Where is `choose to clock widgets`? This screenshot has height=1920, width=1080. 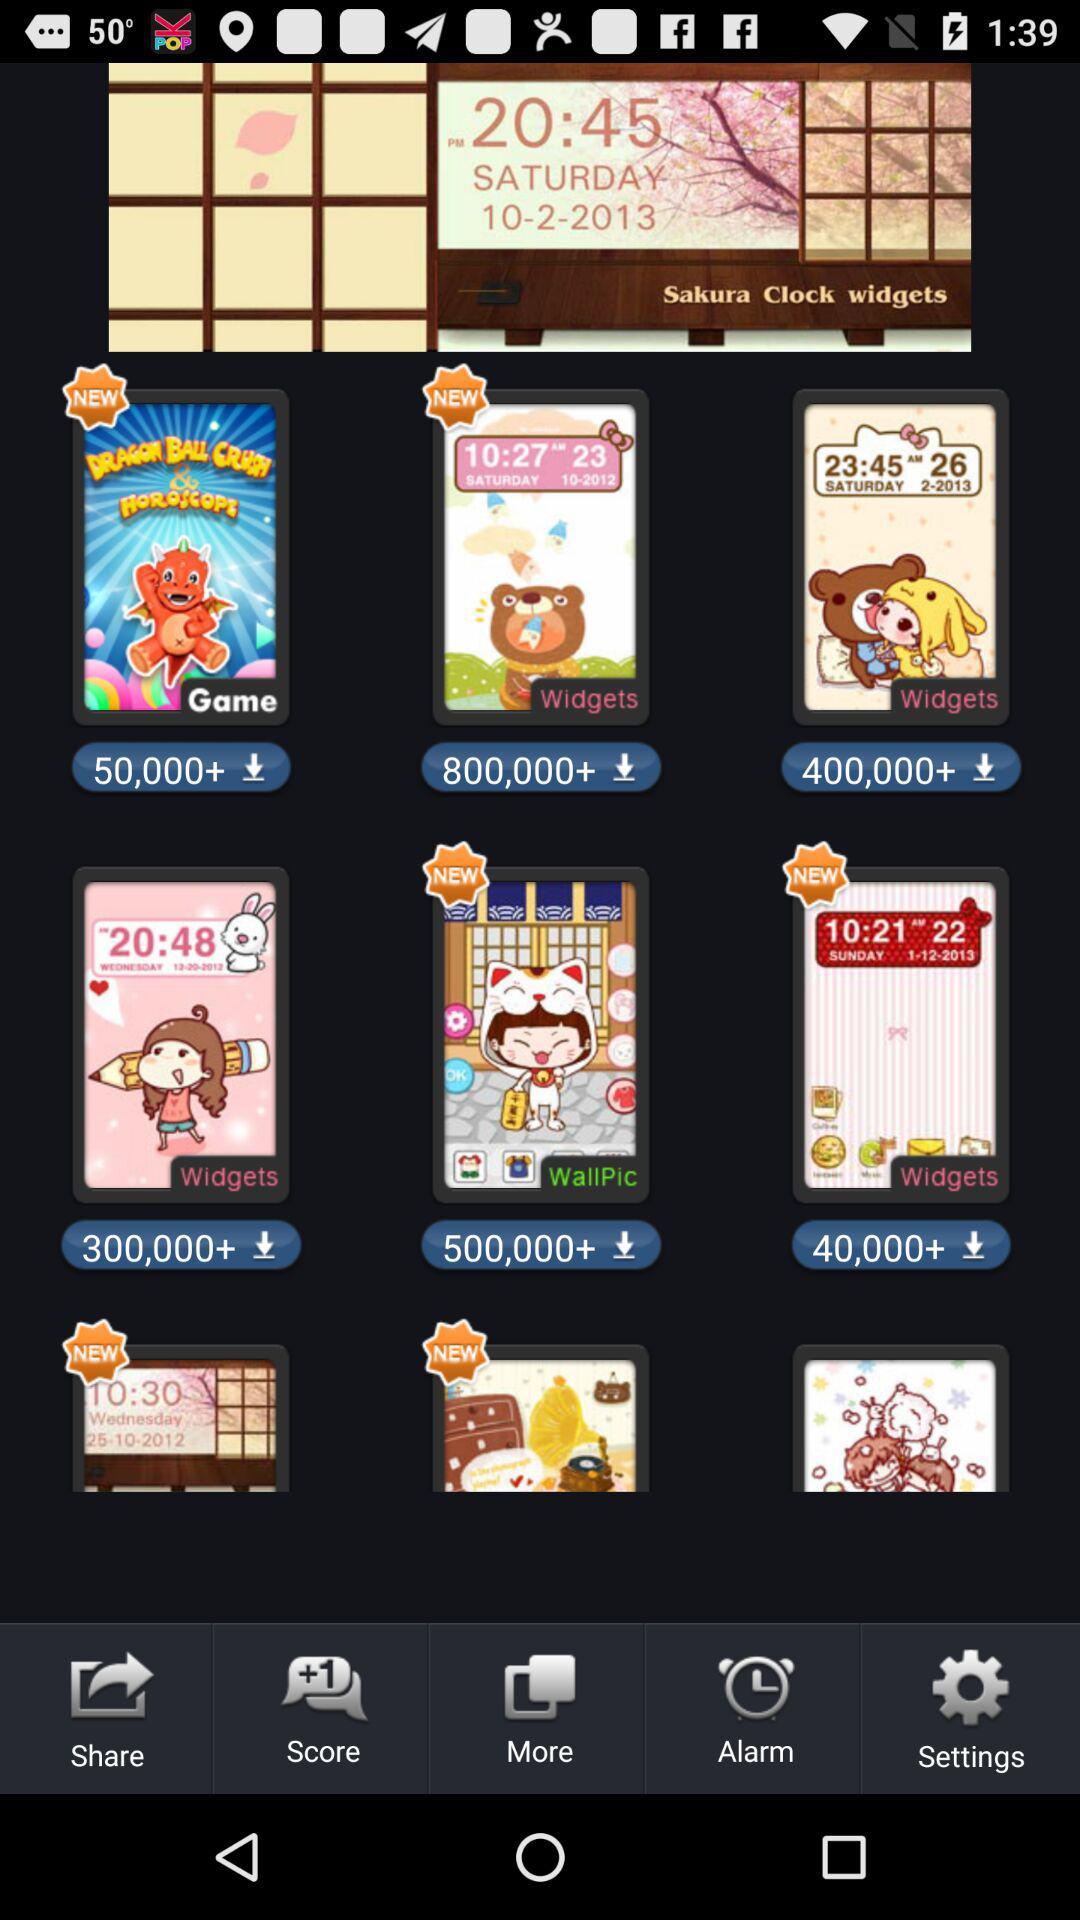 choose to clock widgets is located at coordinates (540, 207).